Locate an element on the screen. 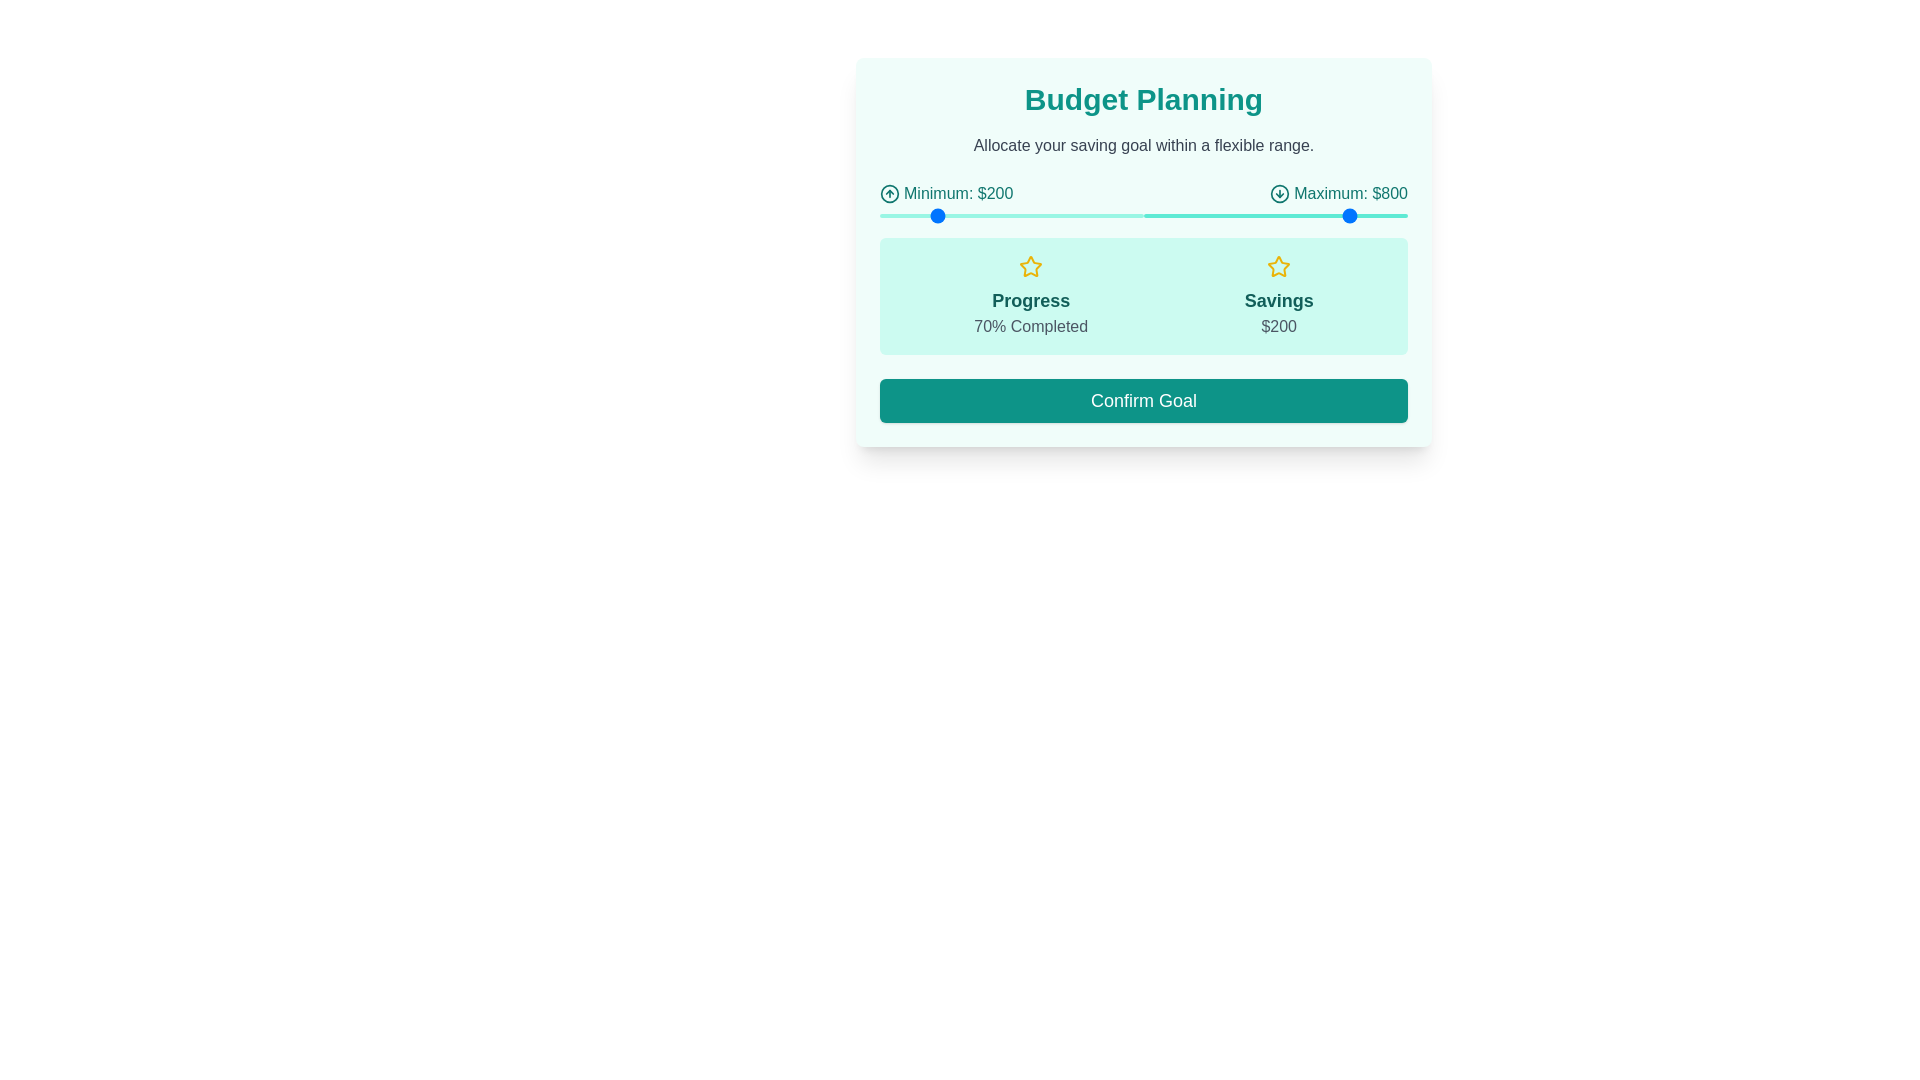  the slider is located at coordinates (1285, 216).